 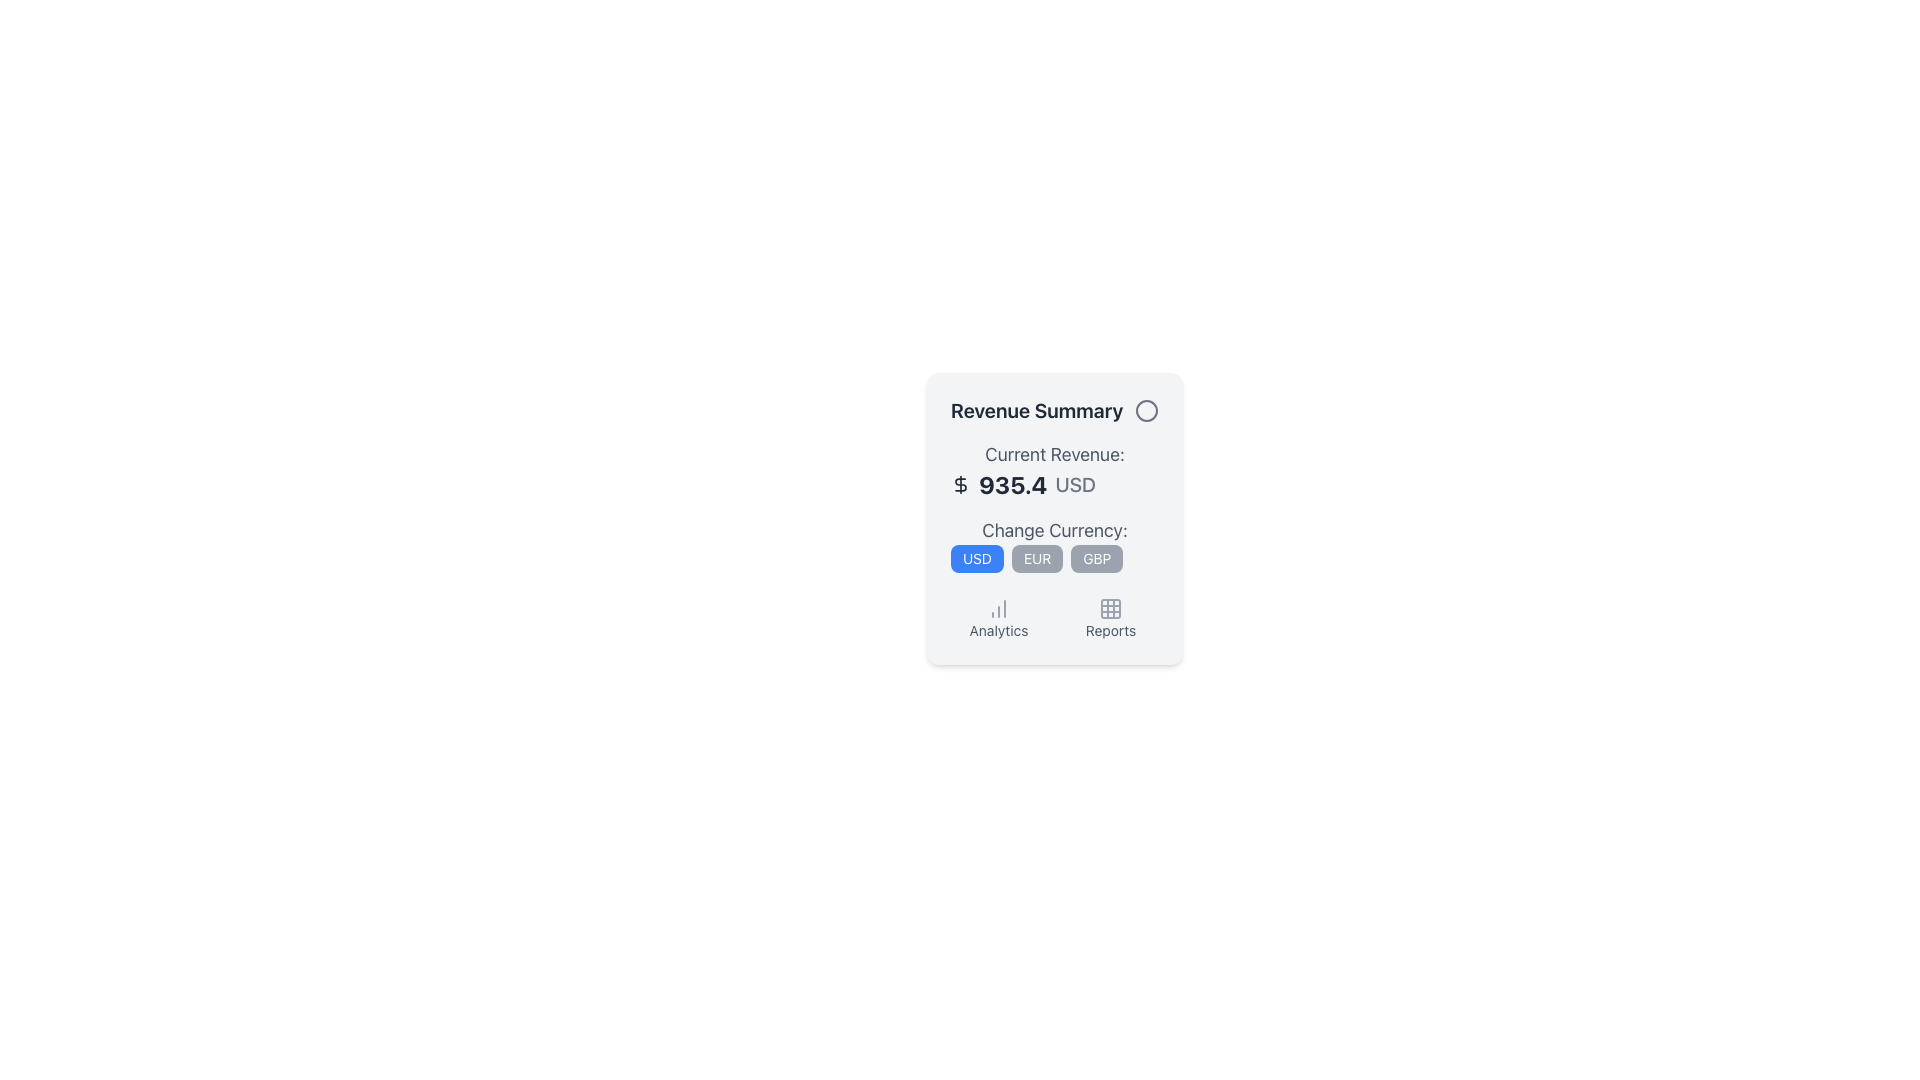 I want to click on the Text Display element that shows the financial value, located below the 'Current Revenue:' label and above subsequent elements, so click(x=1054, y=485).